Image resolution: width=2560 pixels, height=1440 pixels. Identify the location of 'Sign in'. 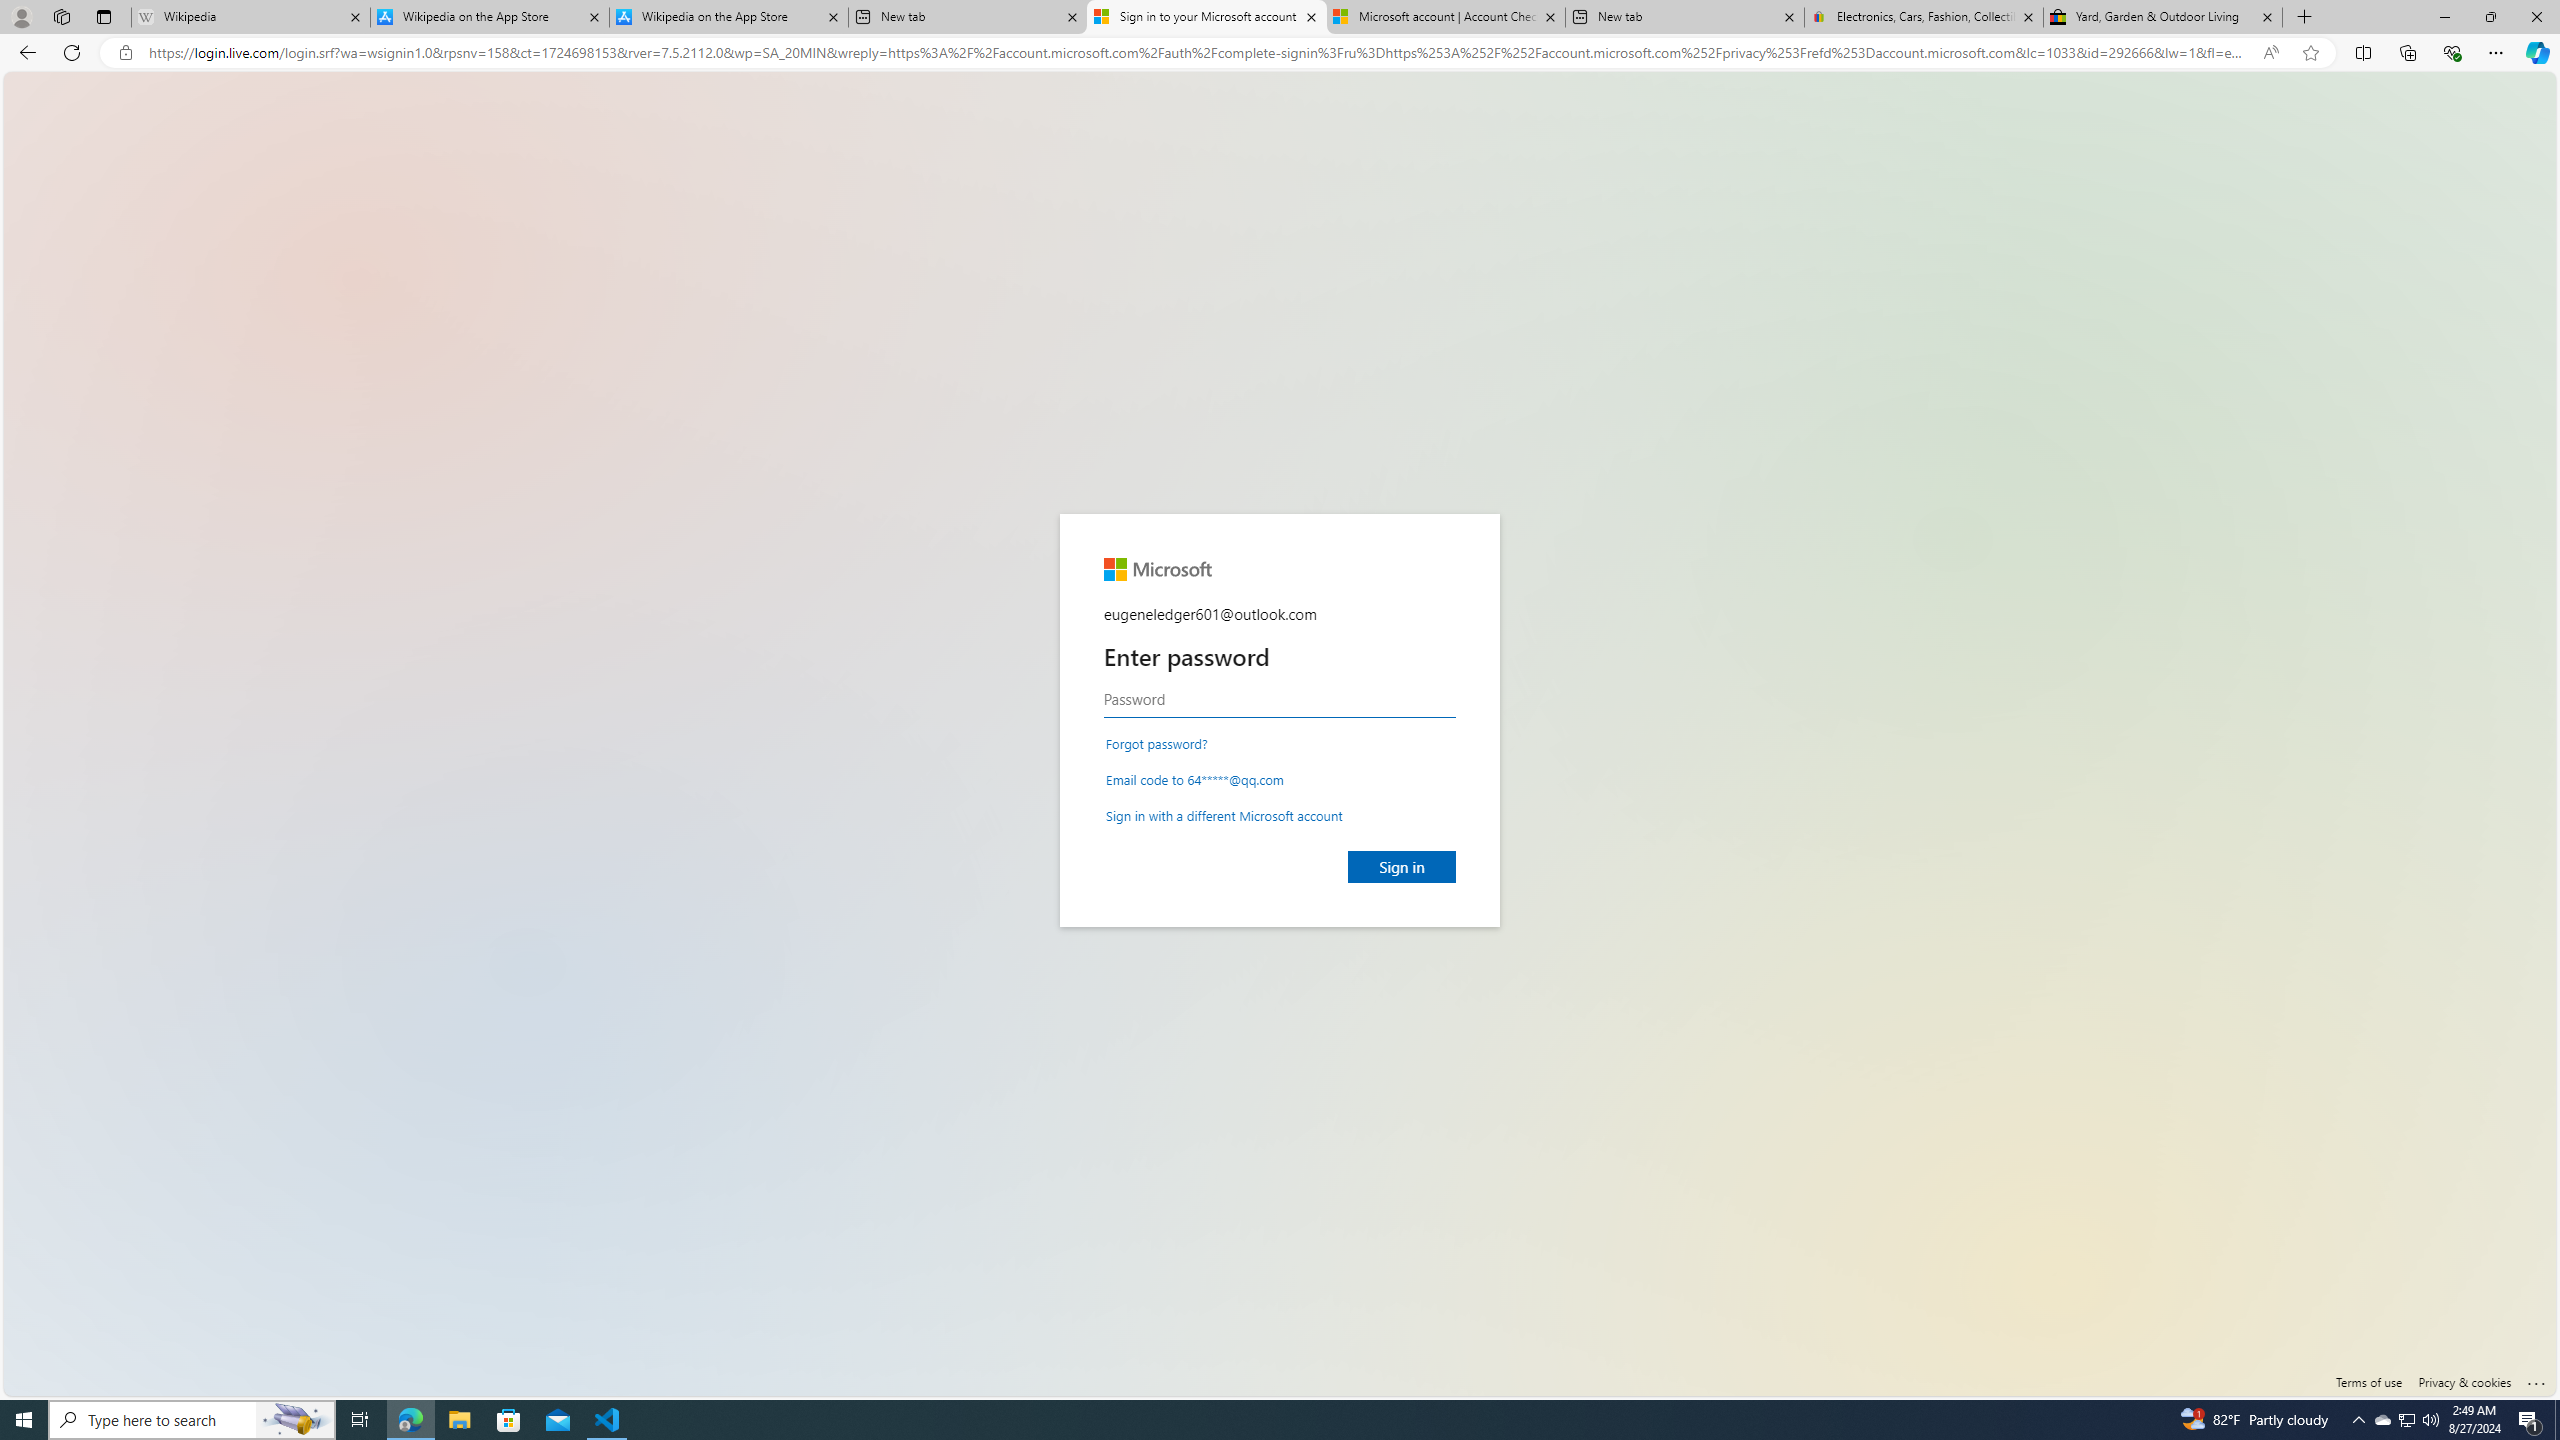
(1402, 865).